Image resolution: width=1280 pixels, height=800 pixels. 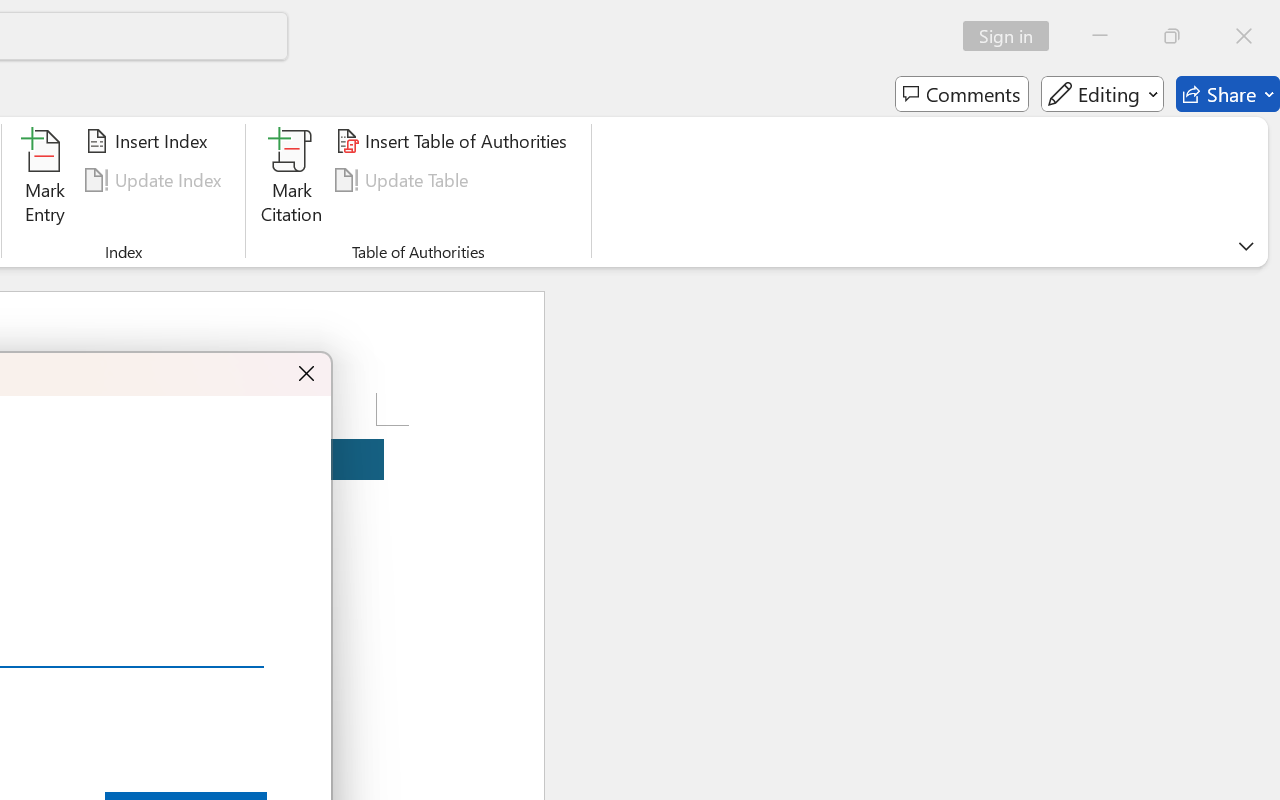 I want to click on 'Update Table', so click(x=404, y=179).